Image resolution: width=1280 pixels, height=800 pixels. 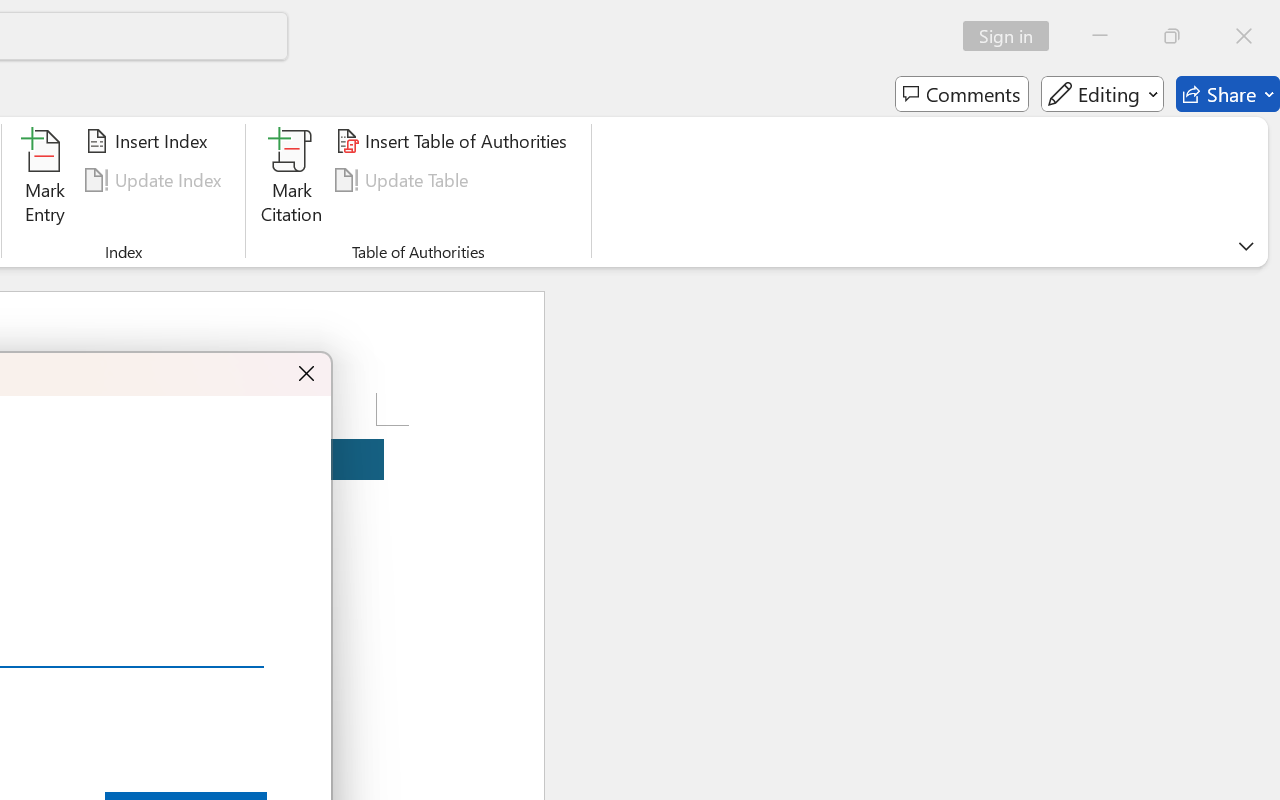 I want to click on 'Update Table', so click(x=404, y=179).